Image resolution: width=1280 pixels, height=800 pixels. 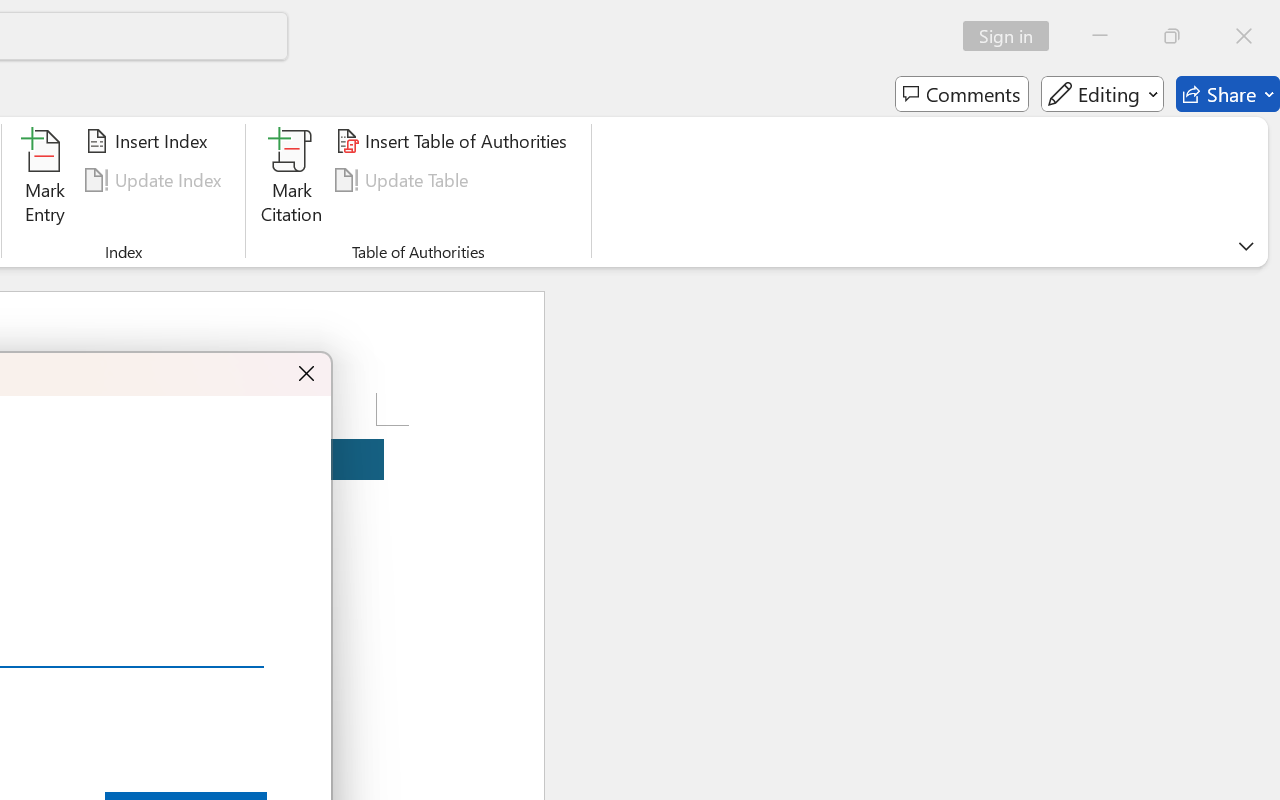 I want to click on 'Update Table', so click(x=404, y=179).